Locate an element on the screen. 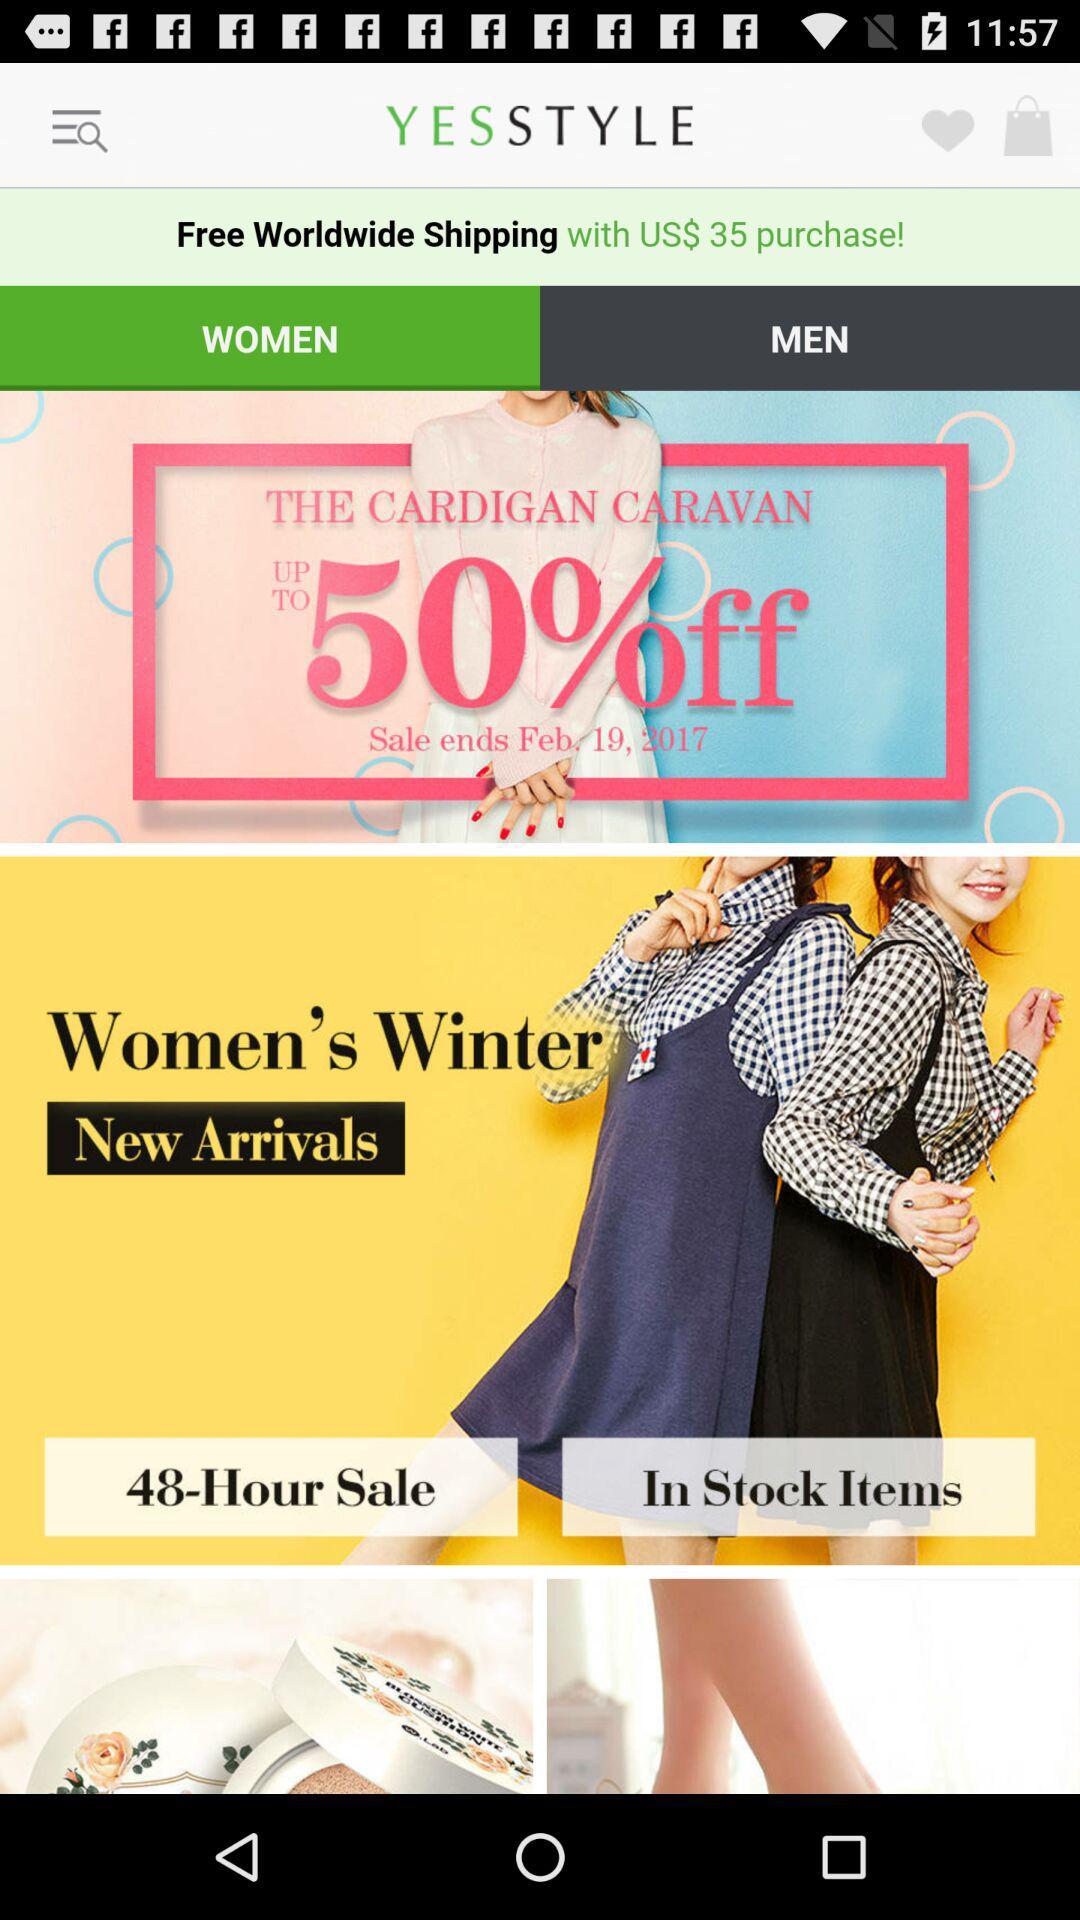 Image resolution: width=1080 pixels, height=1920 pixels. link to 50 off is located at coordinates (540, 615).